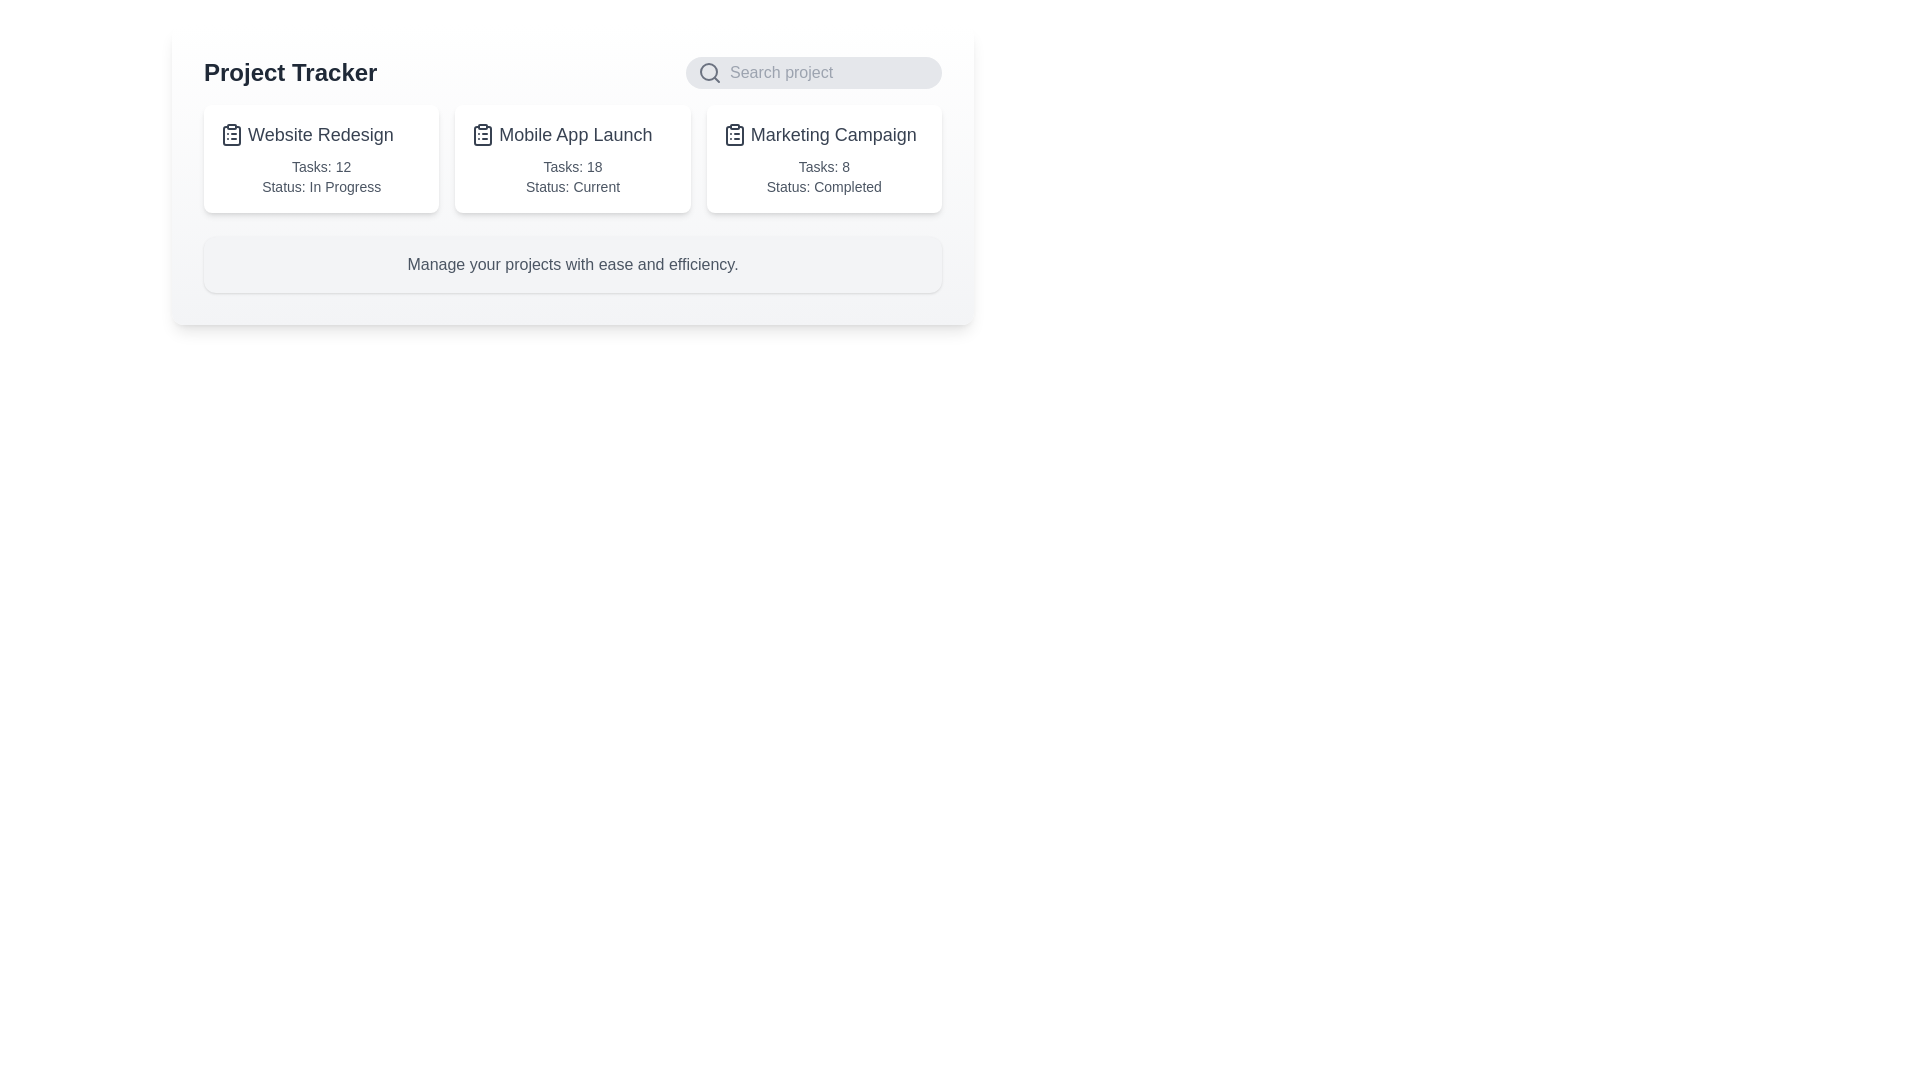 The width and height of the screenshot is (1920, 1080). Describe the element at coordinates (571, 165) in the screenshot. I see `the text label that reads 'Tasks: 18', which is styled in gray and positioned centrally within the card labeled 'Mobile App Launch'` at that location.